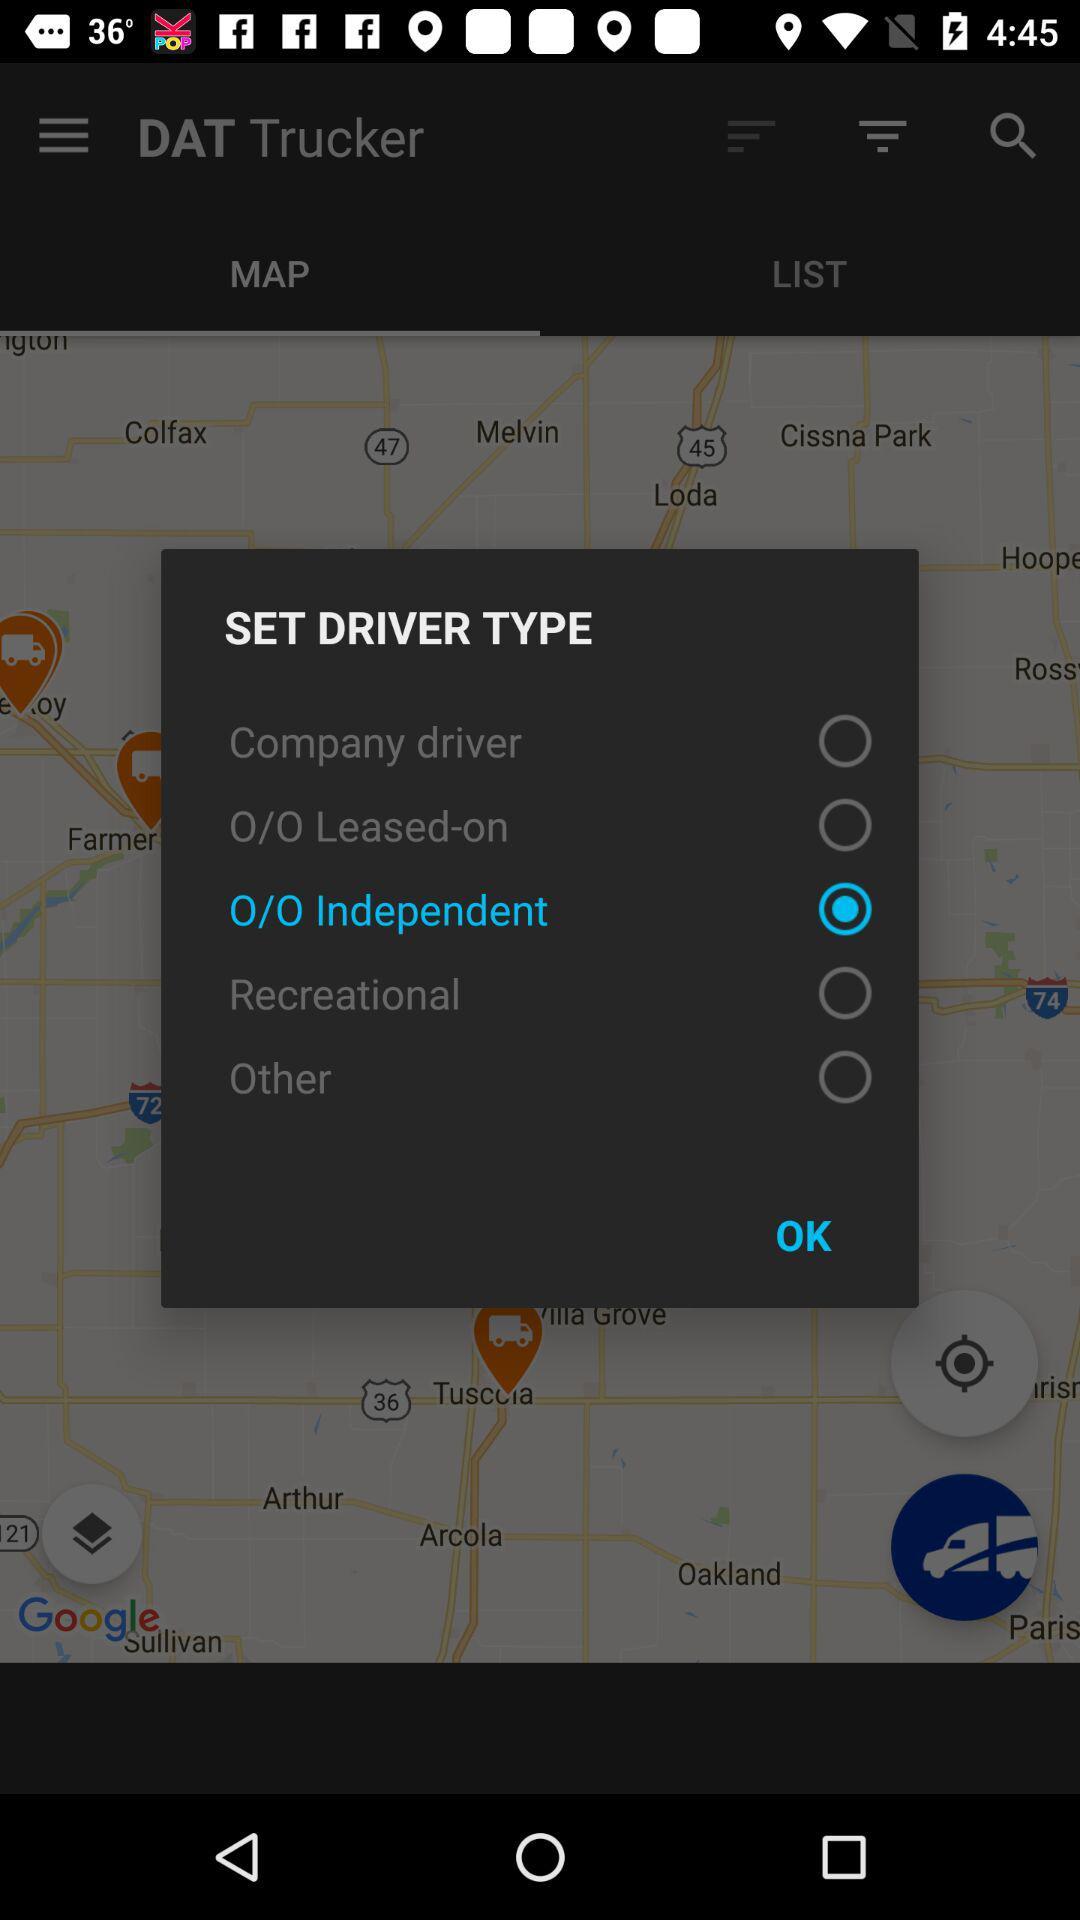  I want to click on icon on the right, so click(802, 1233).